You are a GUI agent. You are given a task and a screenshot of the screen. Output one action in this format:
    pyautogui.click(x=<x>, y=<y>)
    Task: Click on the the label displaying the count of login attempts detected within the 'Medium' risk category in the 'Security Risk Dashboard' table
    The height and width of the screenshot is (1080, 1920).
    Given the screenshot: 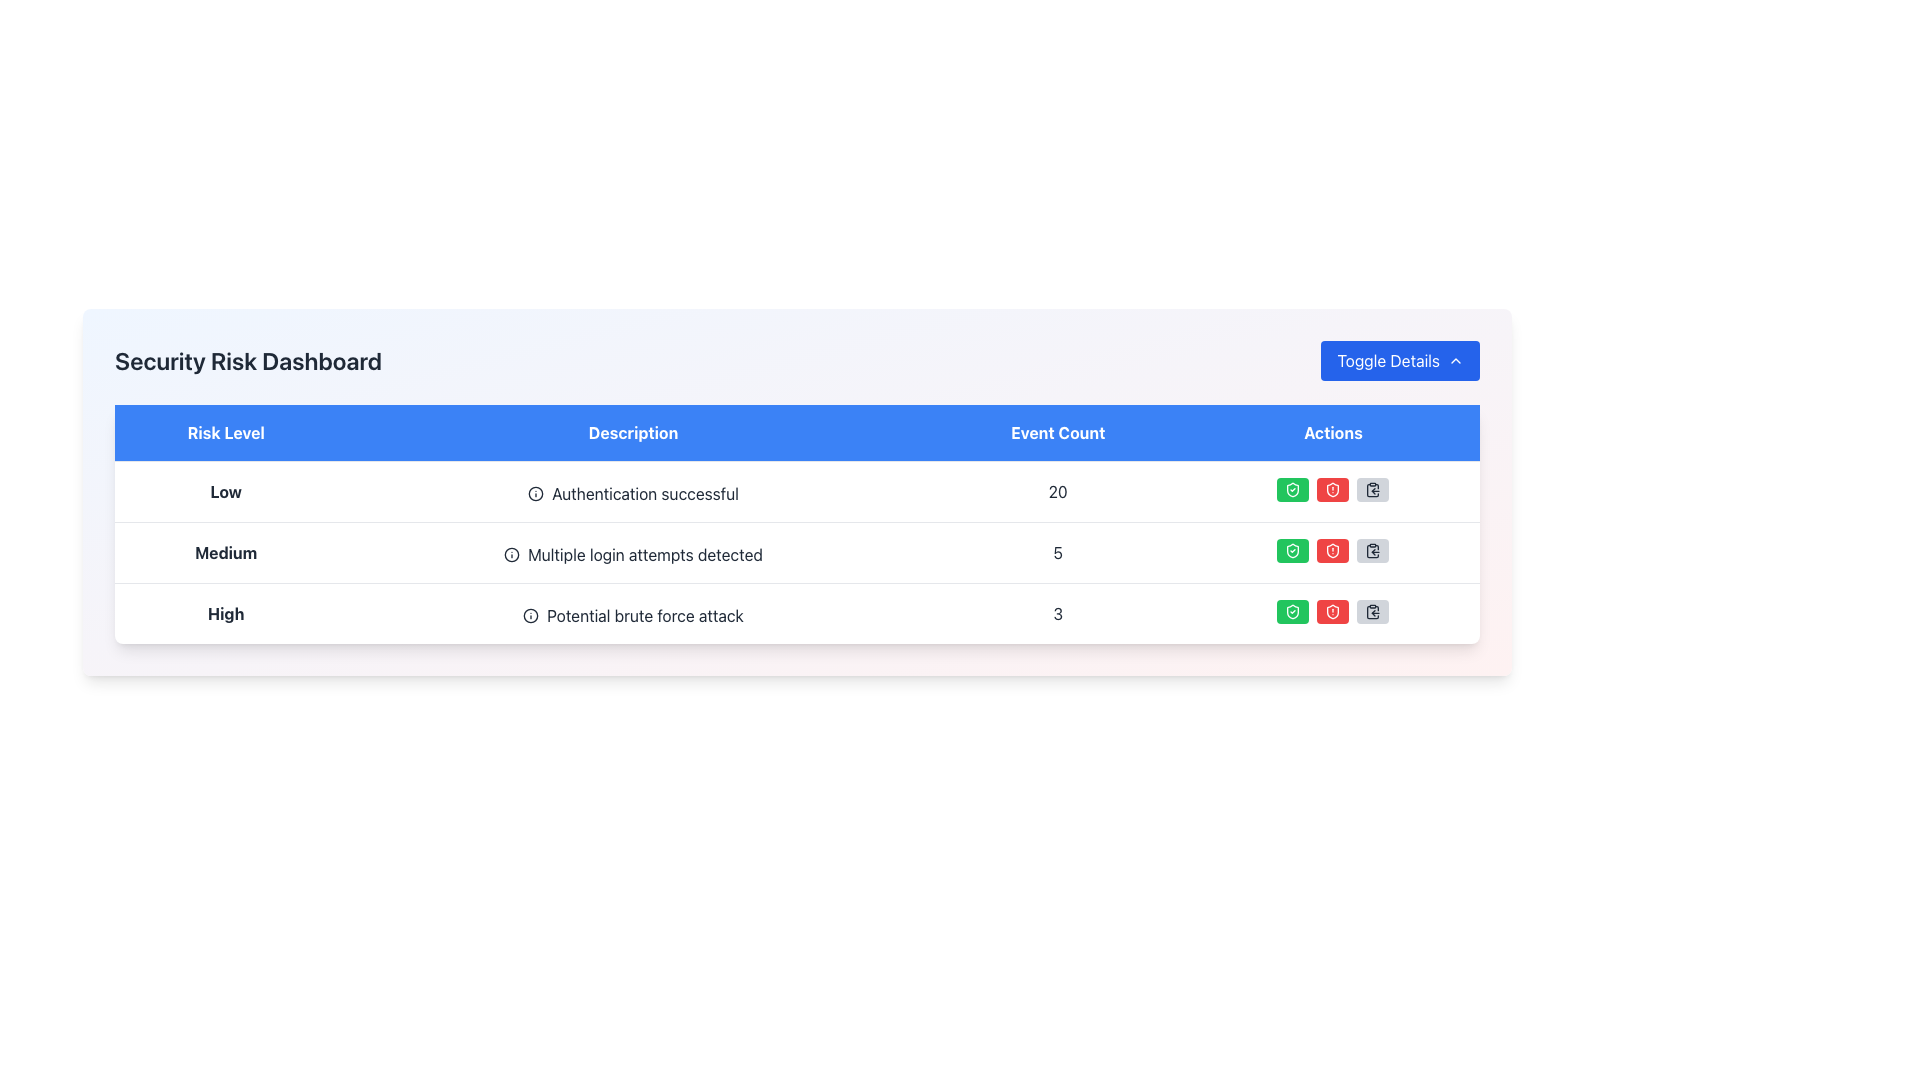 What is the action you would take?
    pyautogui.click(x=1057, y=552)
    